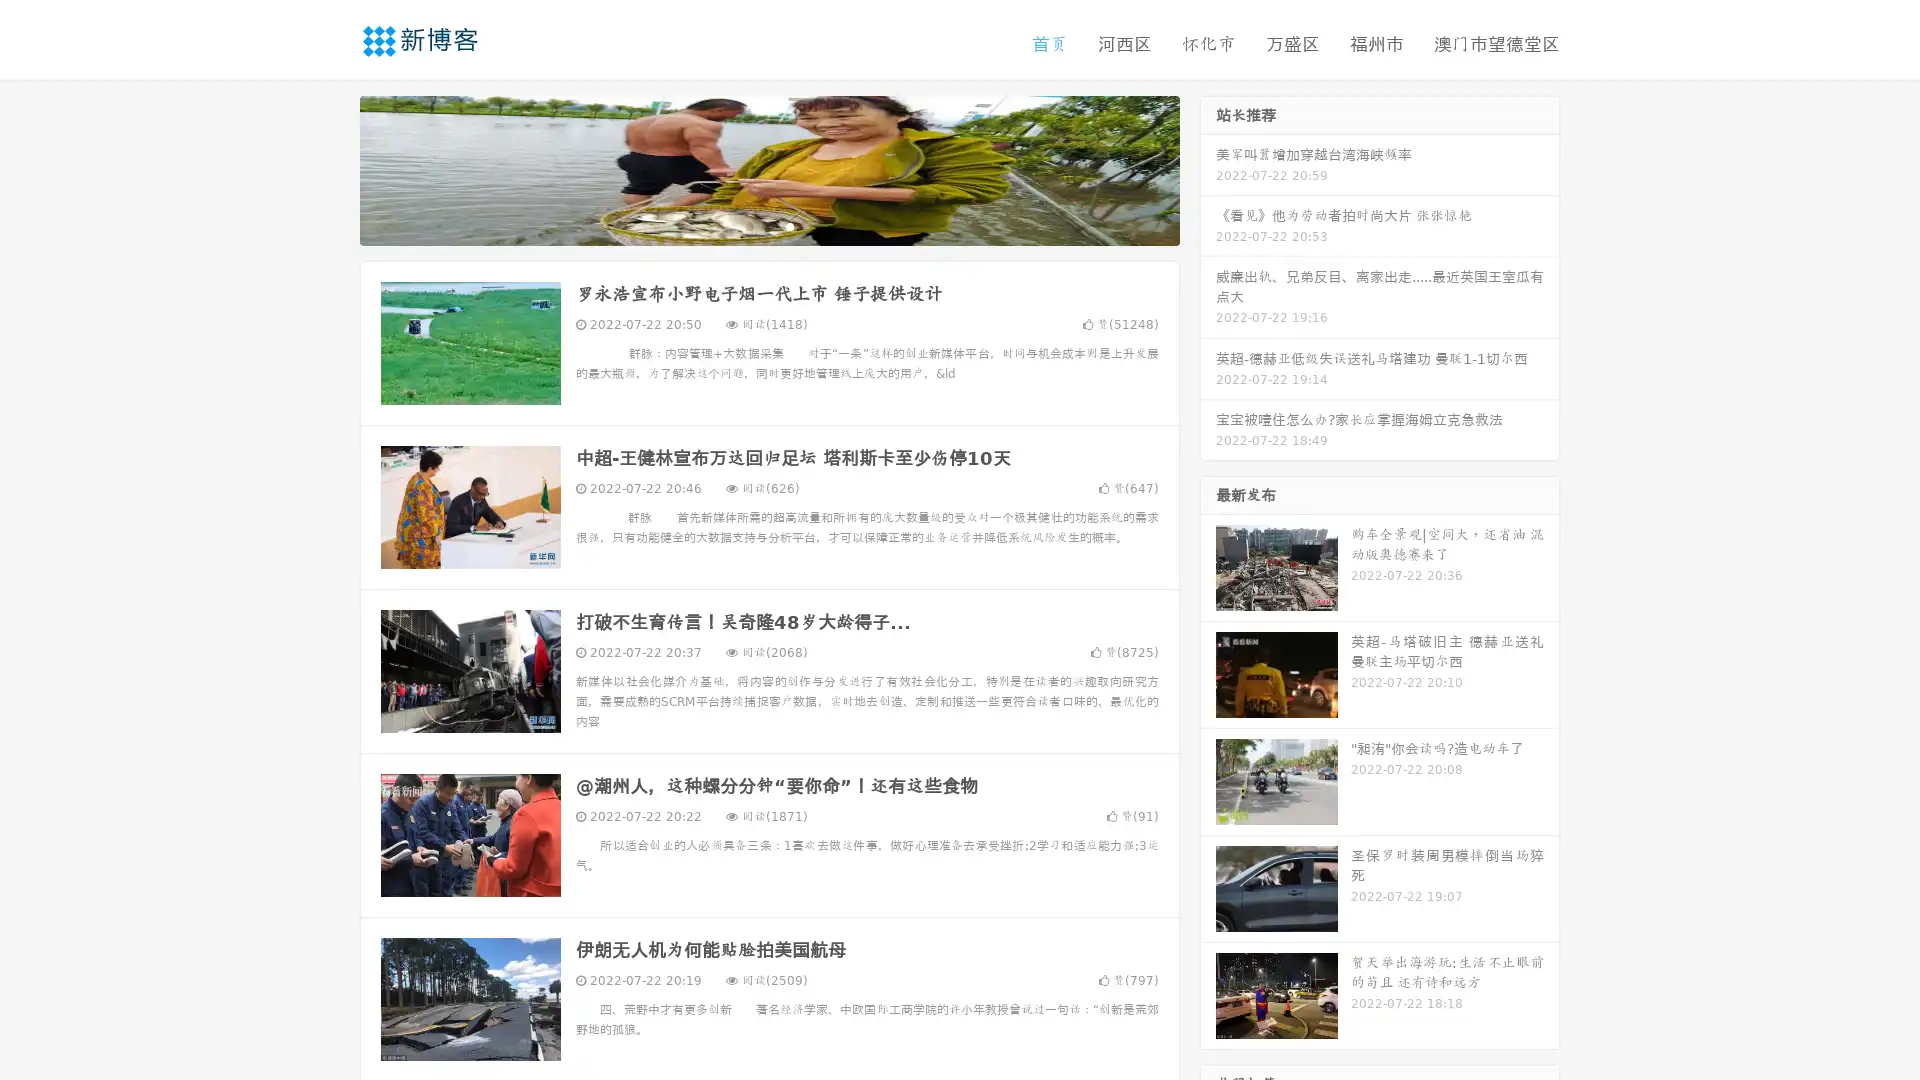  Describe the element at coordinates (768, 225) in the screenshot. I see `Go to slide 2` at that location.